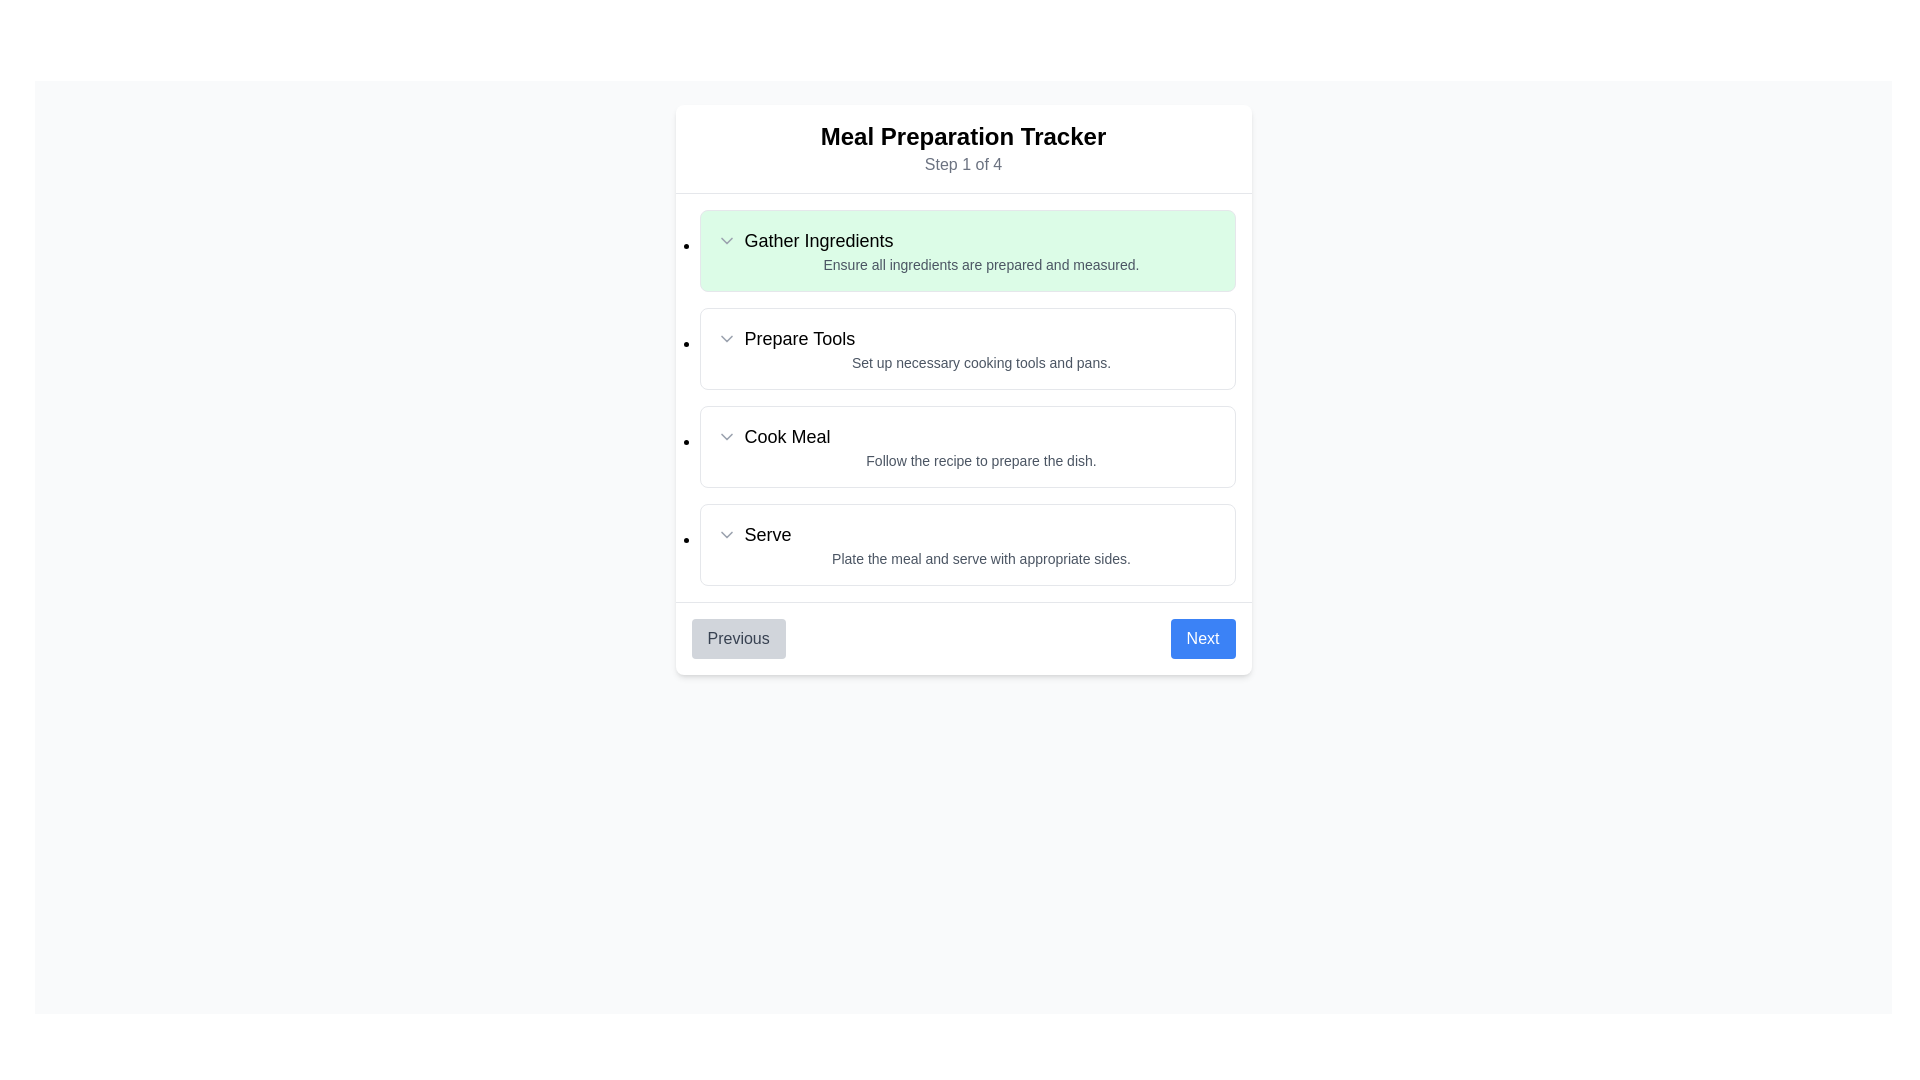  What do you see at coordinates (967, 435) in the screenshot?
I see `the 'Cook Meal' step in the meal preparation wizard interface` at bounding box center [967, 435].